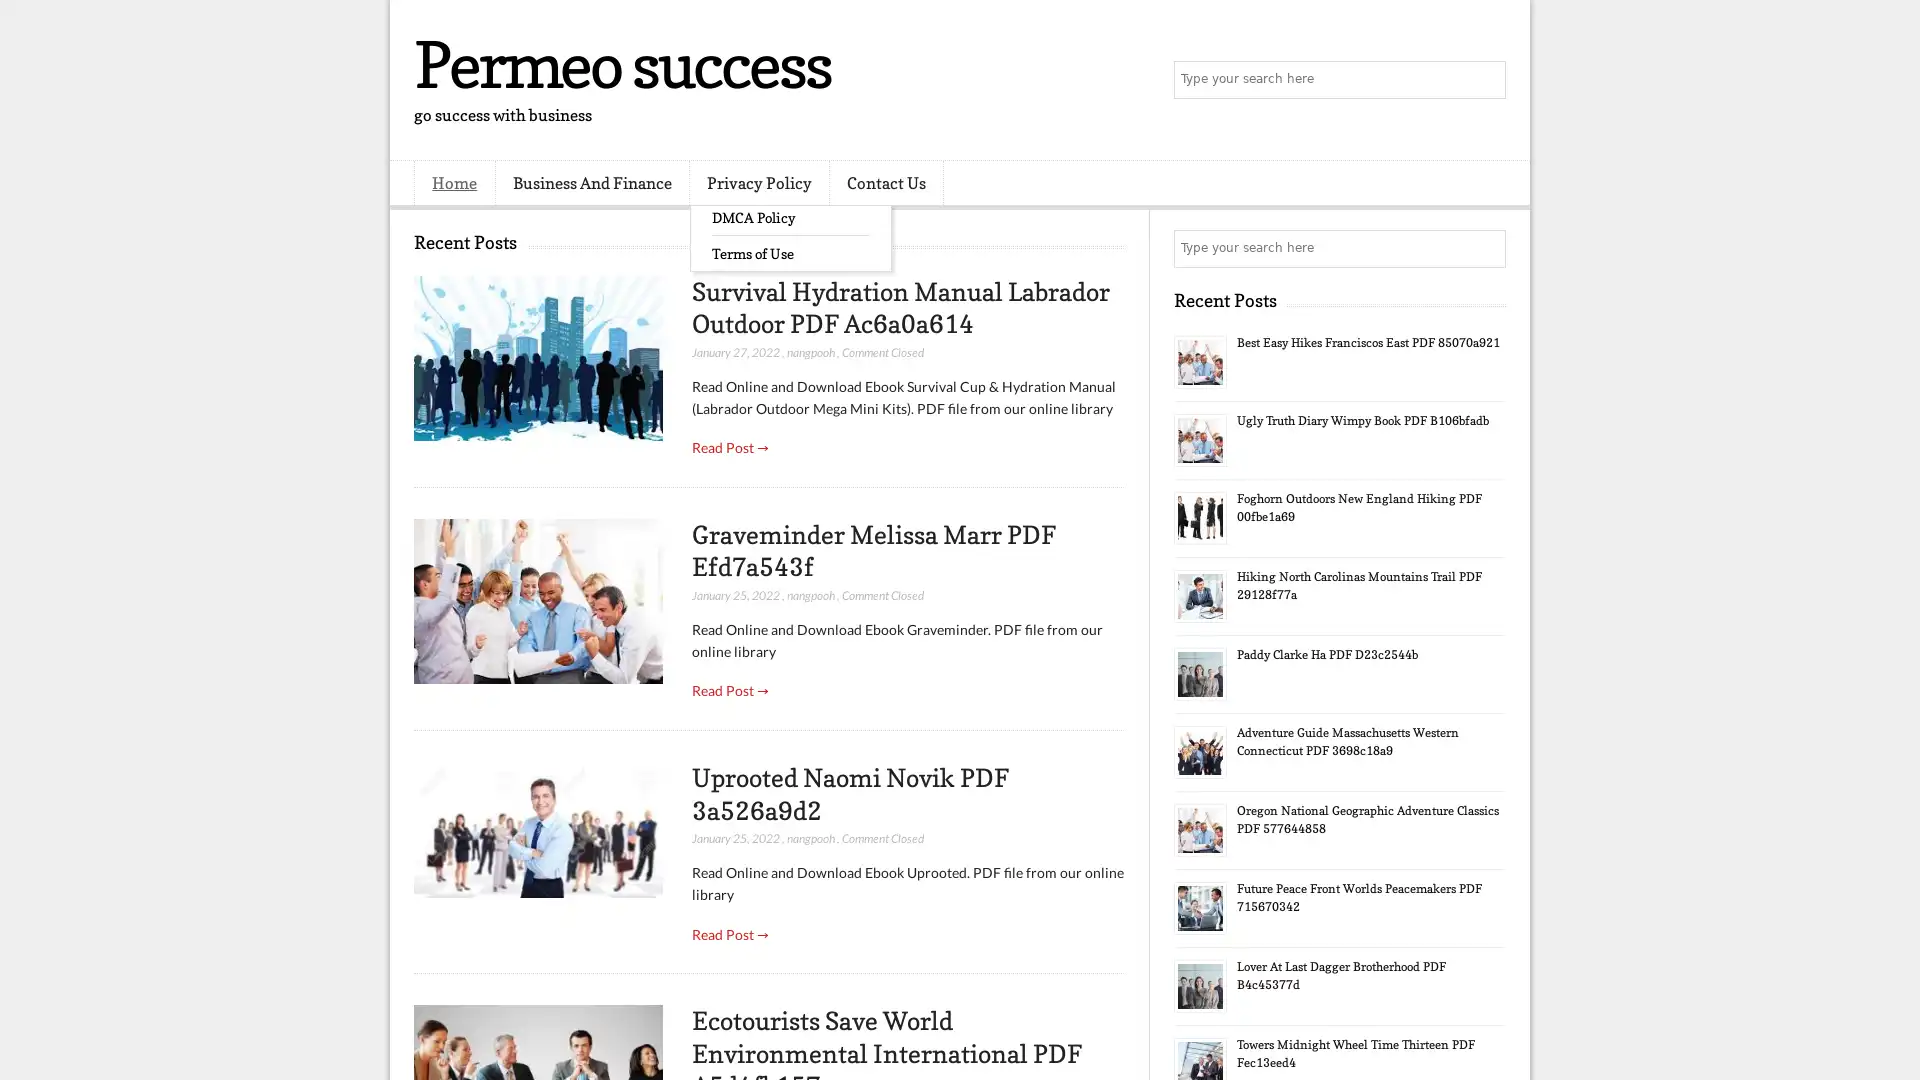  What do you see at coordinates (1485, 248) in the screenshot?
I see `Search` at bounding box center [1485, 248].